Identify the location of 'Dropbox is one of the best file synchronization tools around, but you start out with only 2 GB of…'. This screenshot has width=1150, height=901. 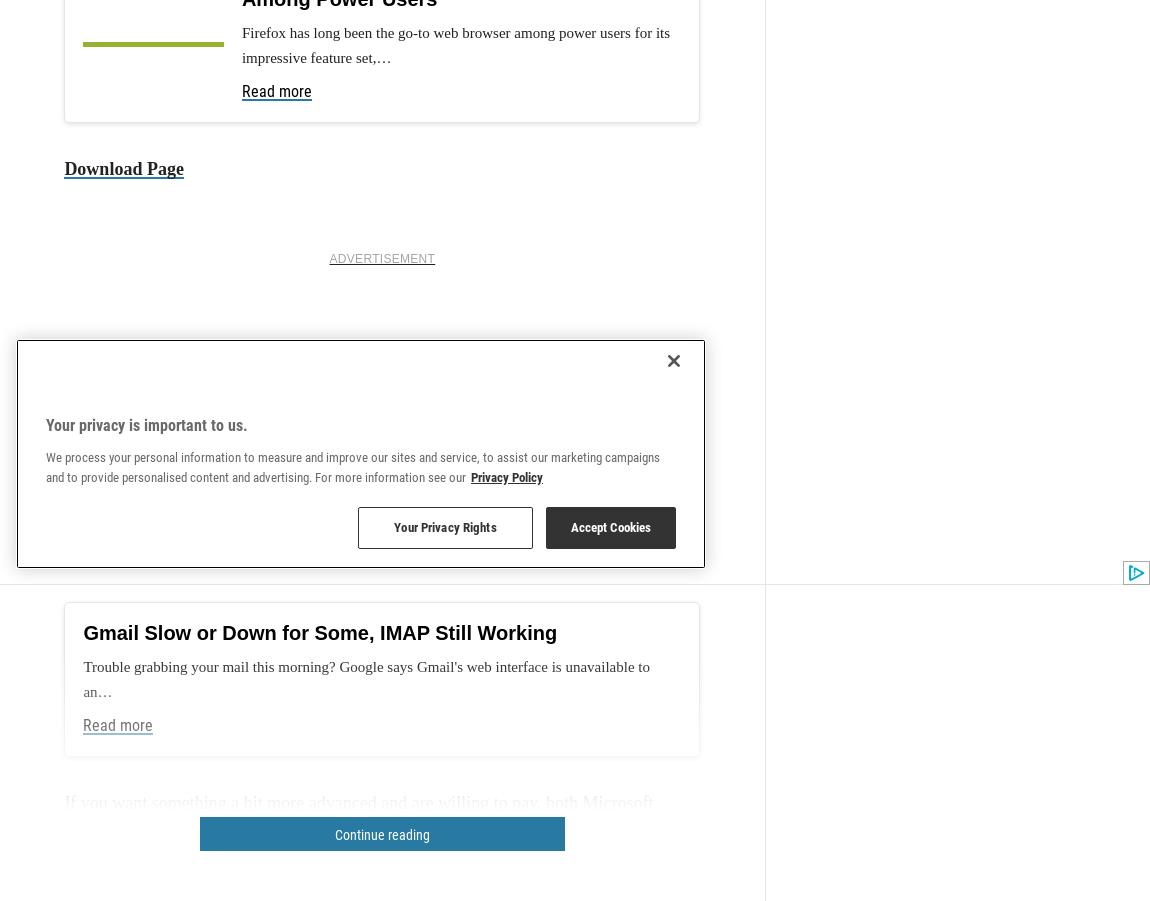
(379, 530).